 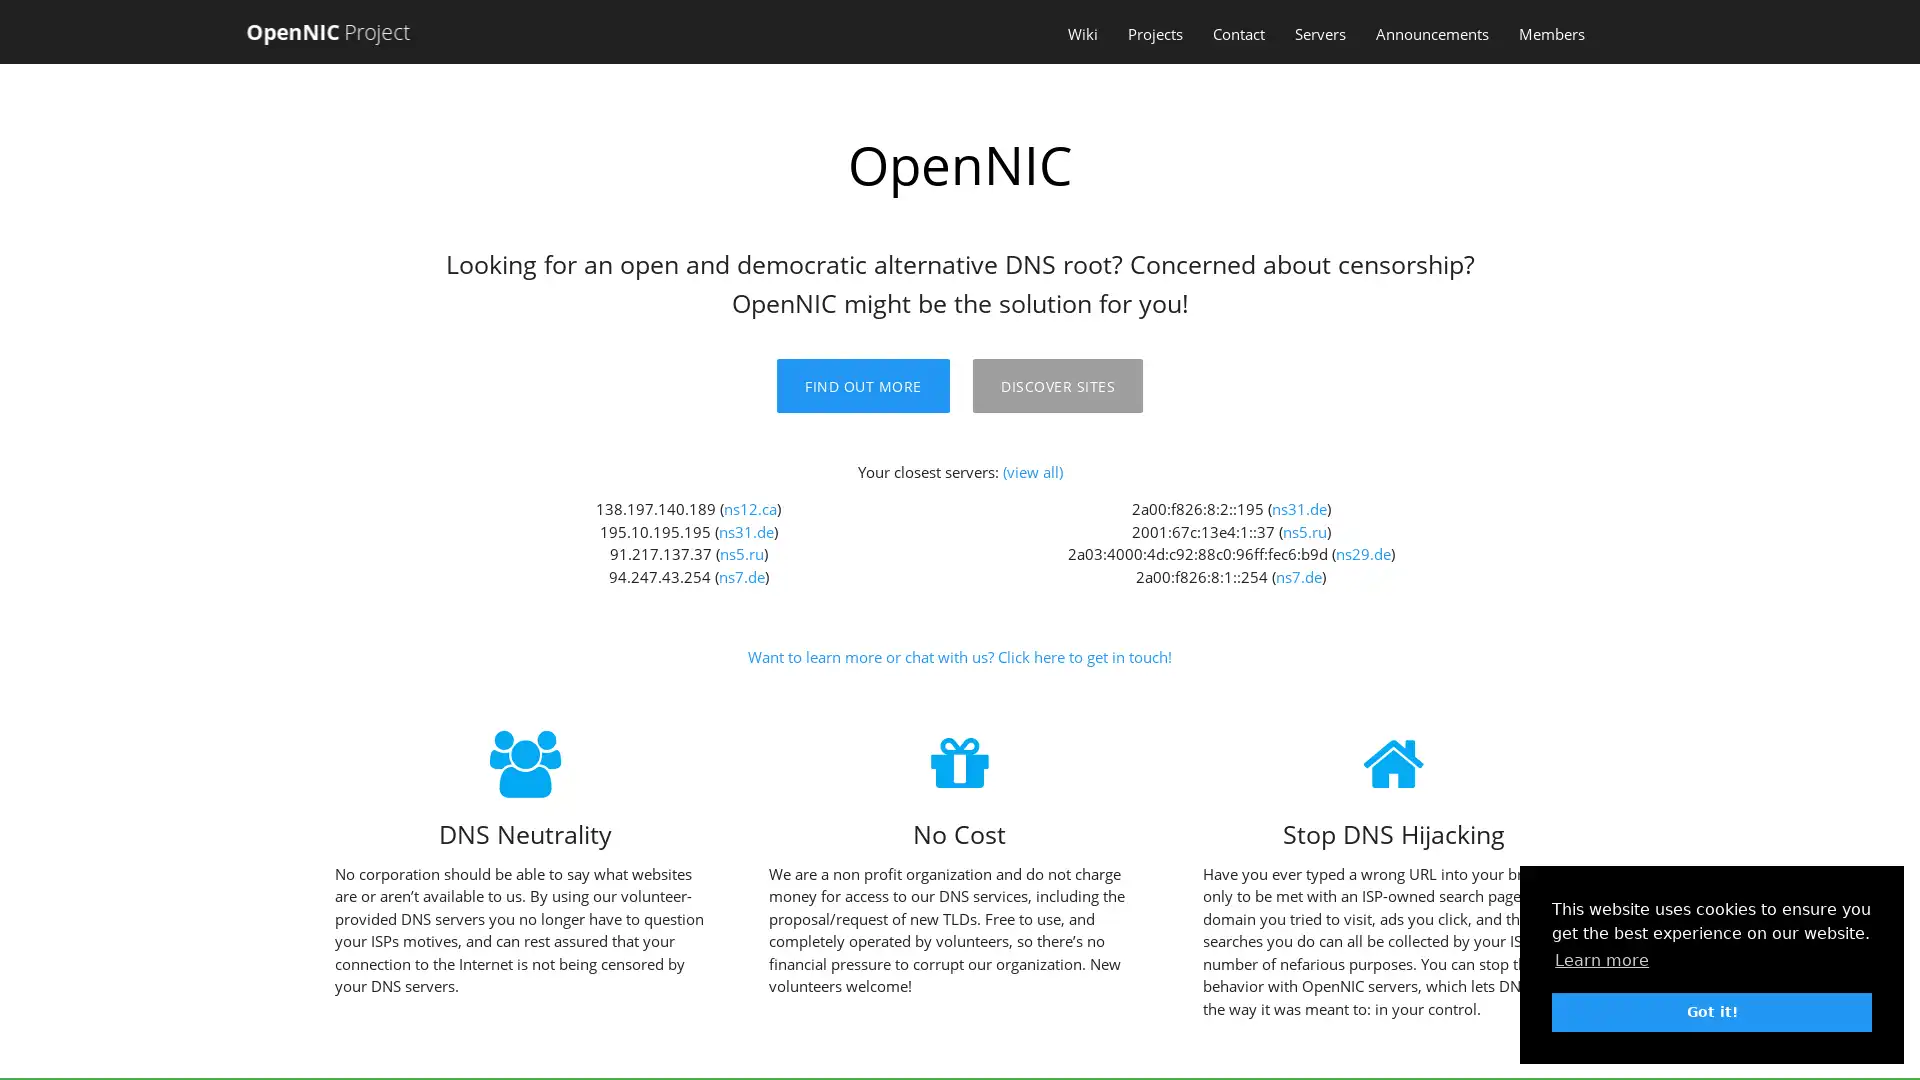 What do you see at coordinates (1602, 959) in the screenshot?
I see `learn more about cookies` at bounding box center [1602, 959].